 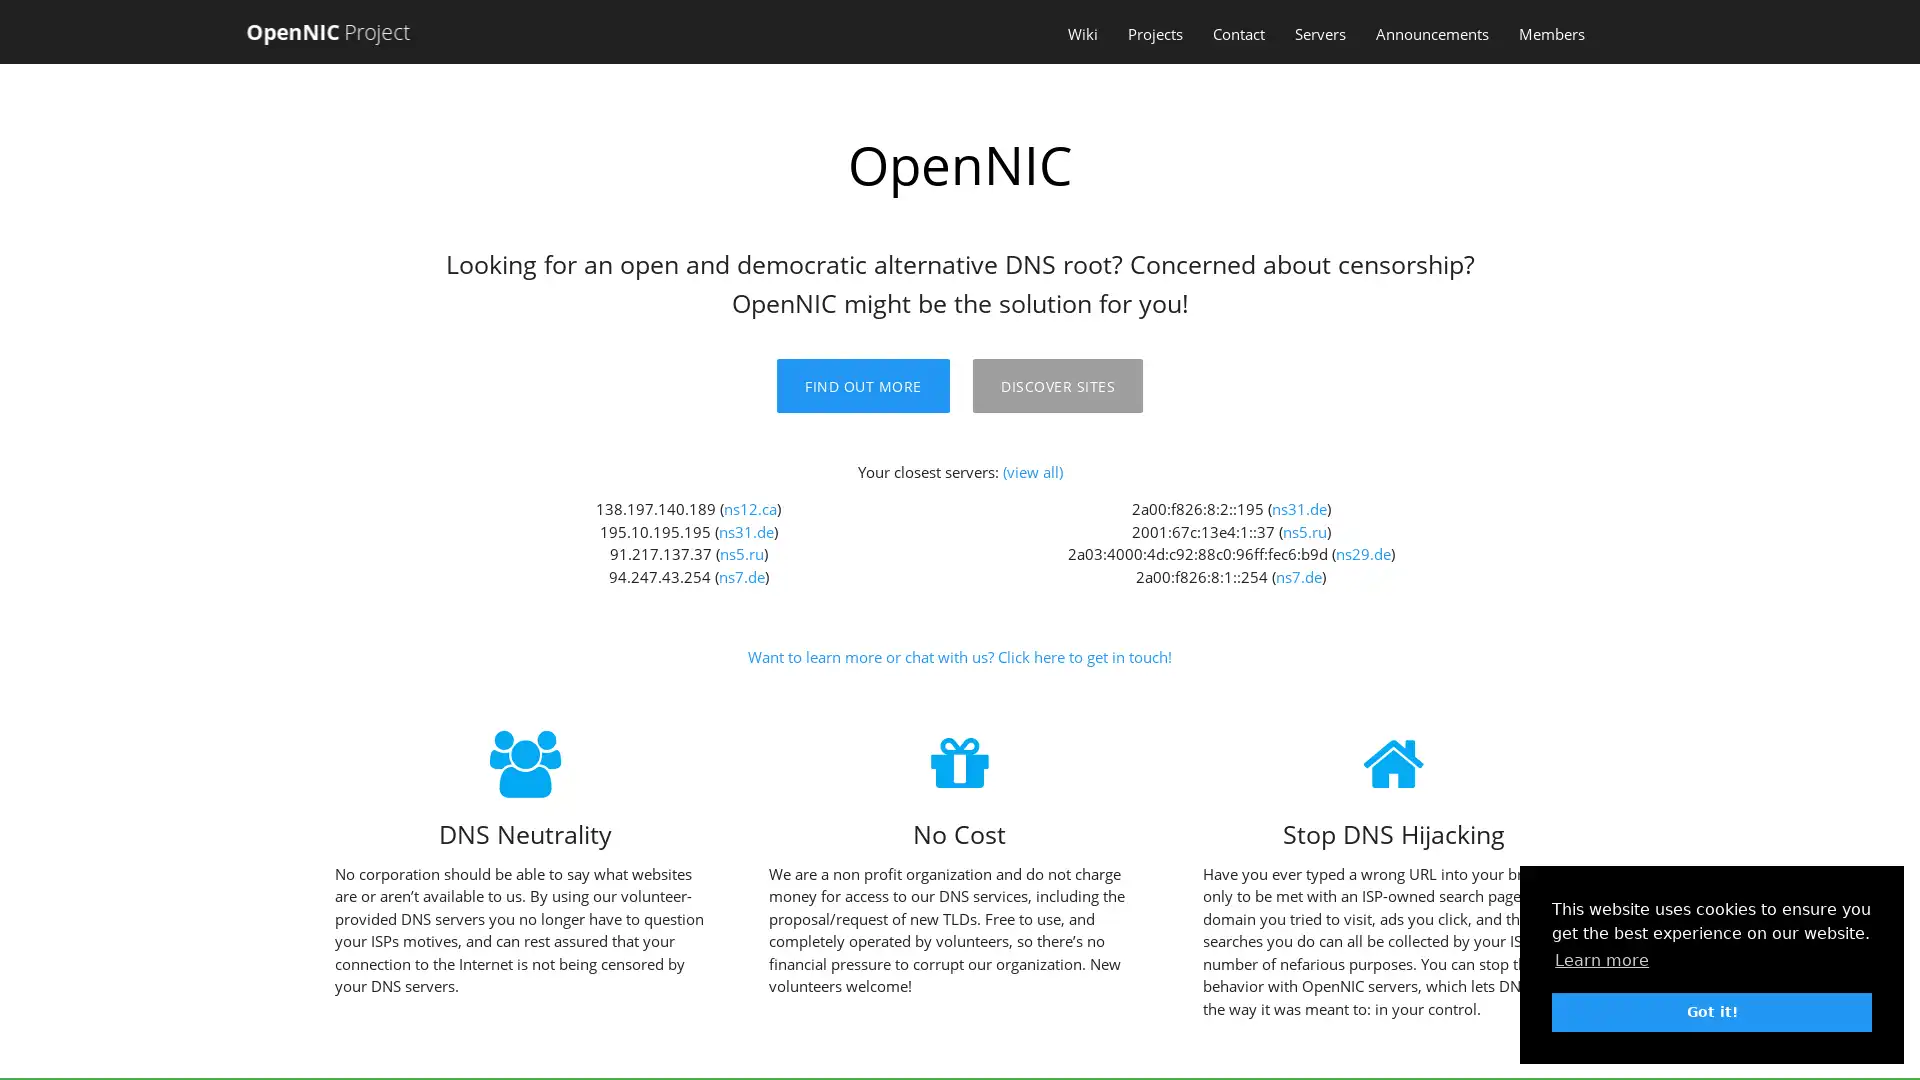 What do you see at coordinates (1602, 959) in the screenshot?
I see `learn more about cookies` at bounding box center [1602, 959].